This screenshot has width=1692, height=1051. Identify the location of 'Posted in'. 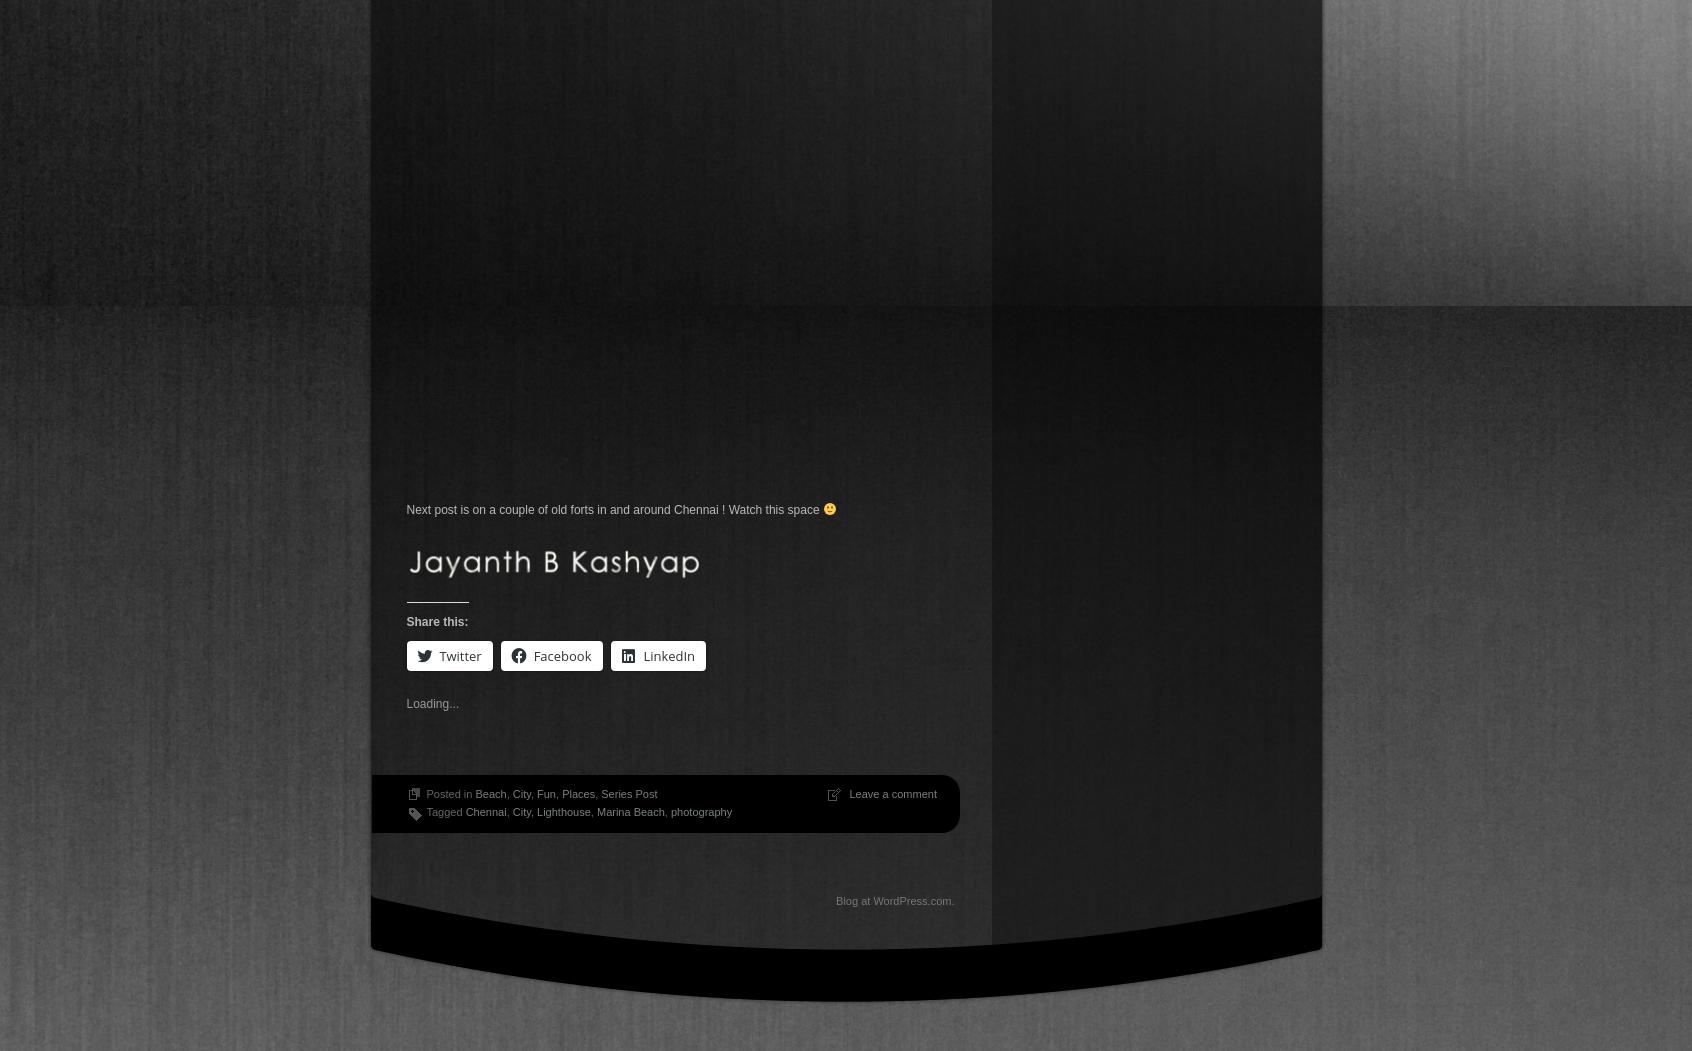
(448, 793).